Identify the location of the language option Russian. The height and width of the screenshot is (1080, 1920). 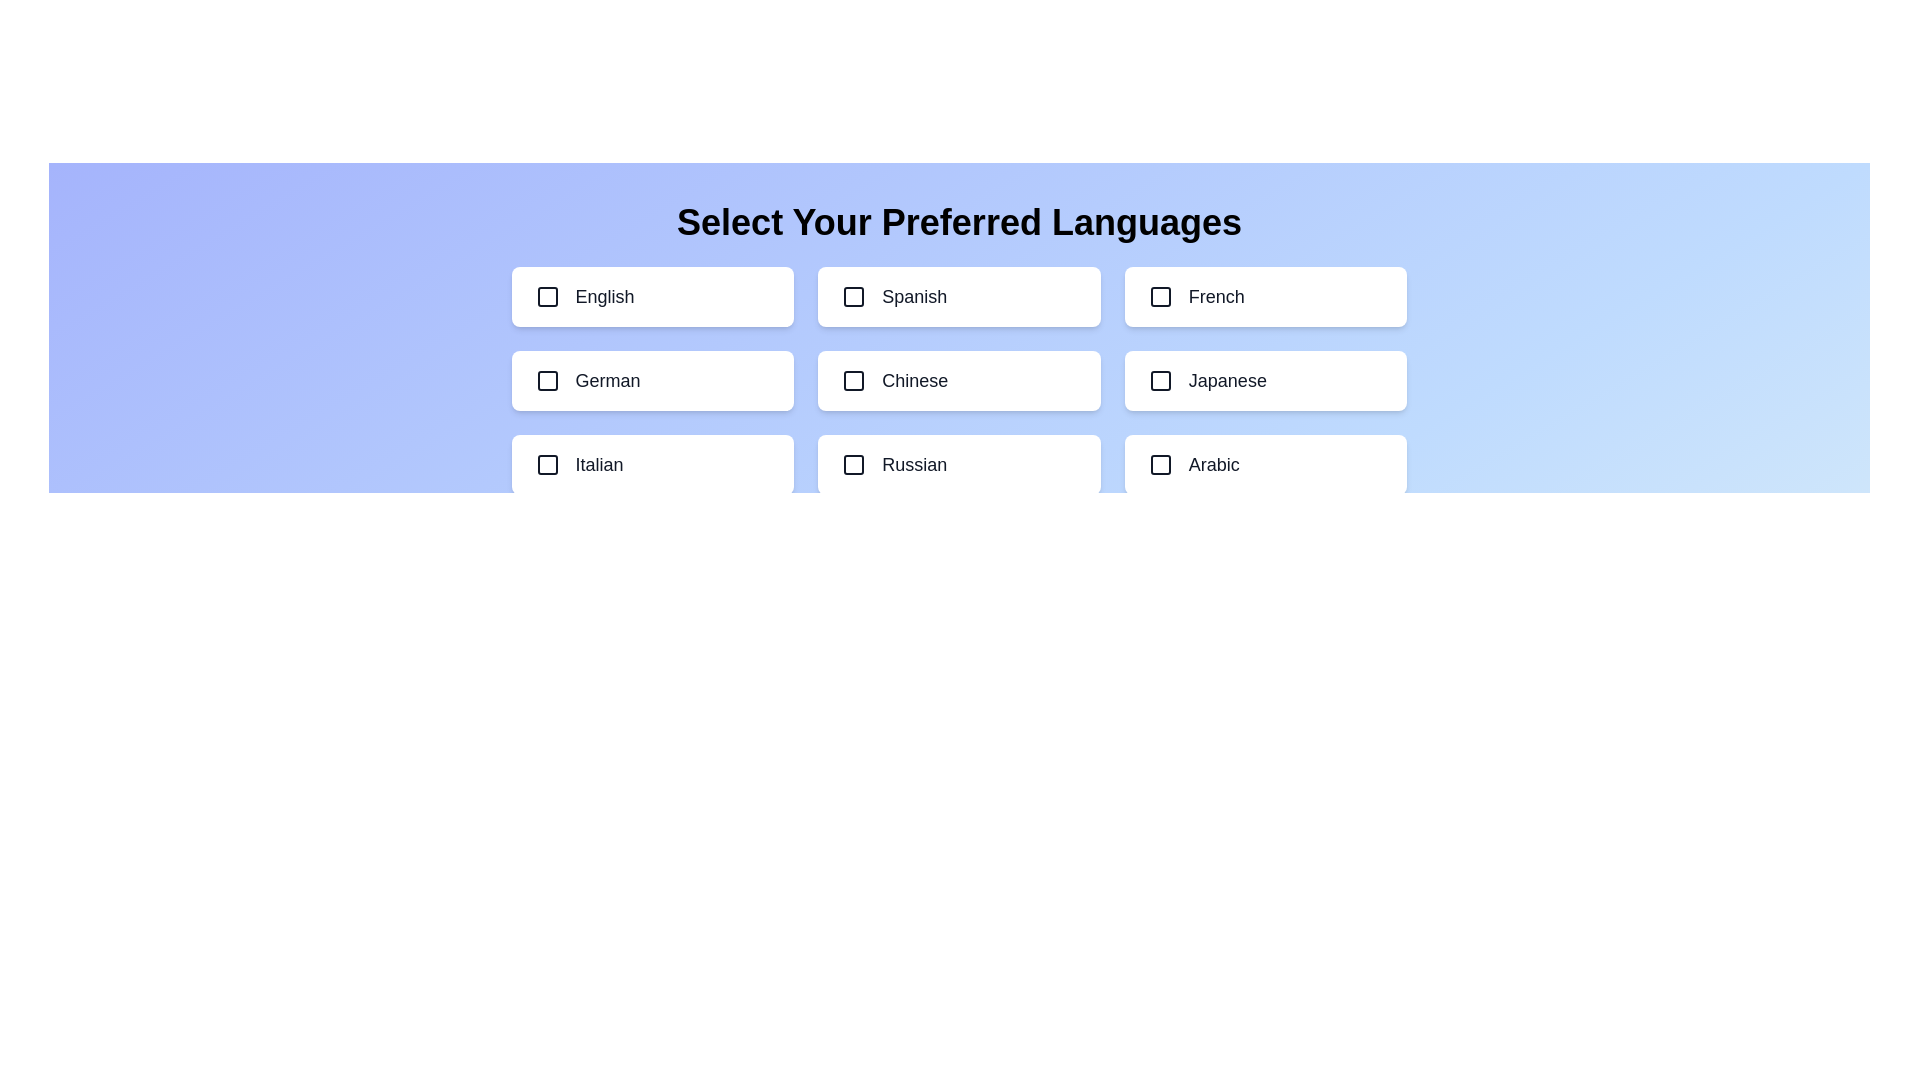
(958, 465).